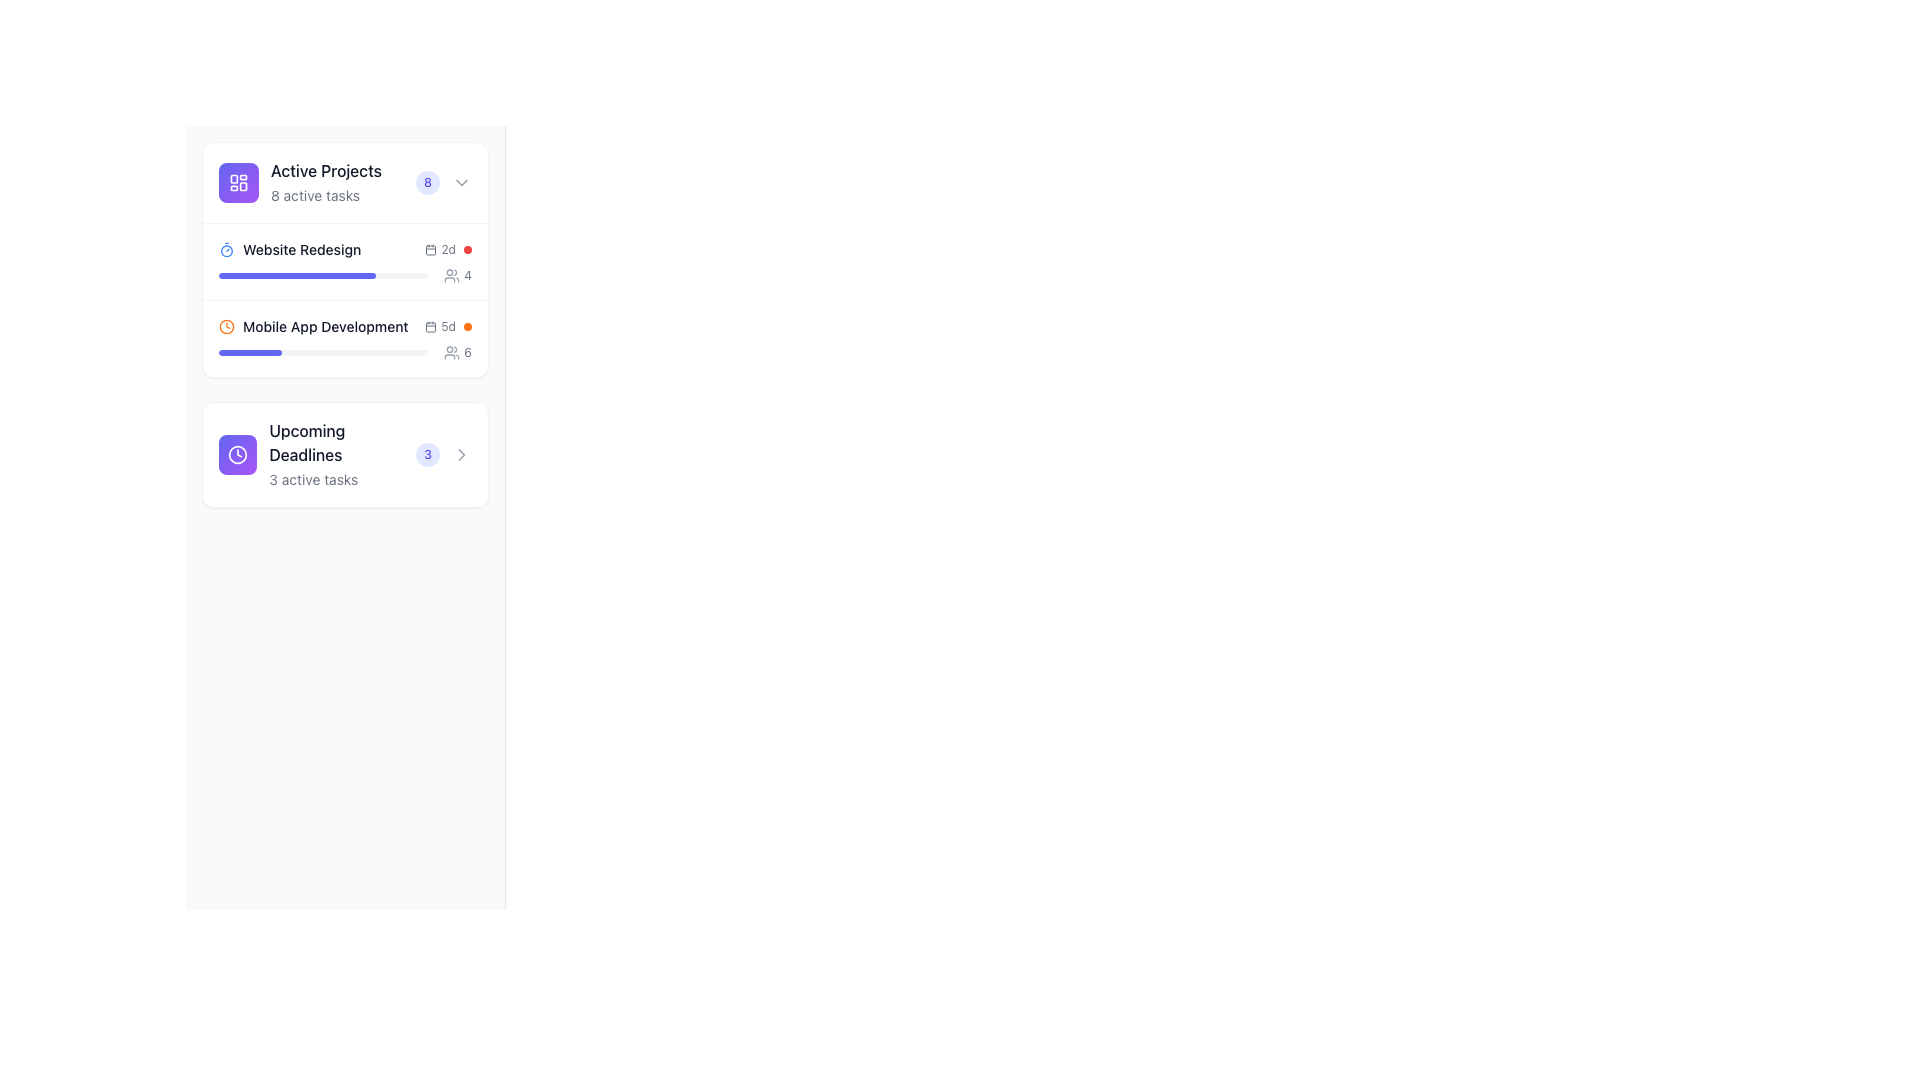 The image size is (1920, 1080). I want to click on the small text label displaying the number '4', which is styled in light gray and positioned to the right of a user icon in the 'Mobile App Development' section under 'Active Projects', so click(467, 276).